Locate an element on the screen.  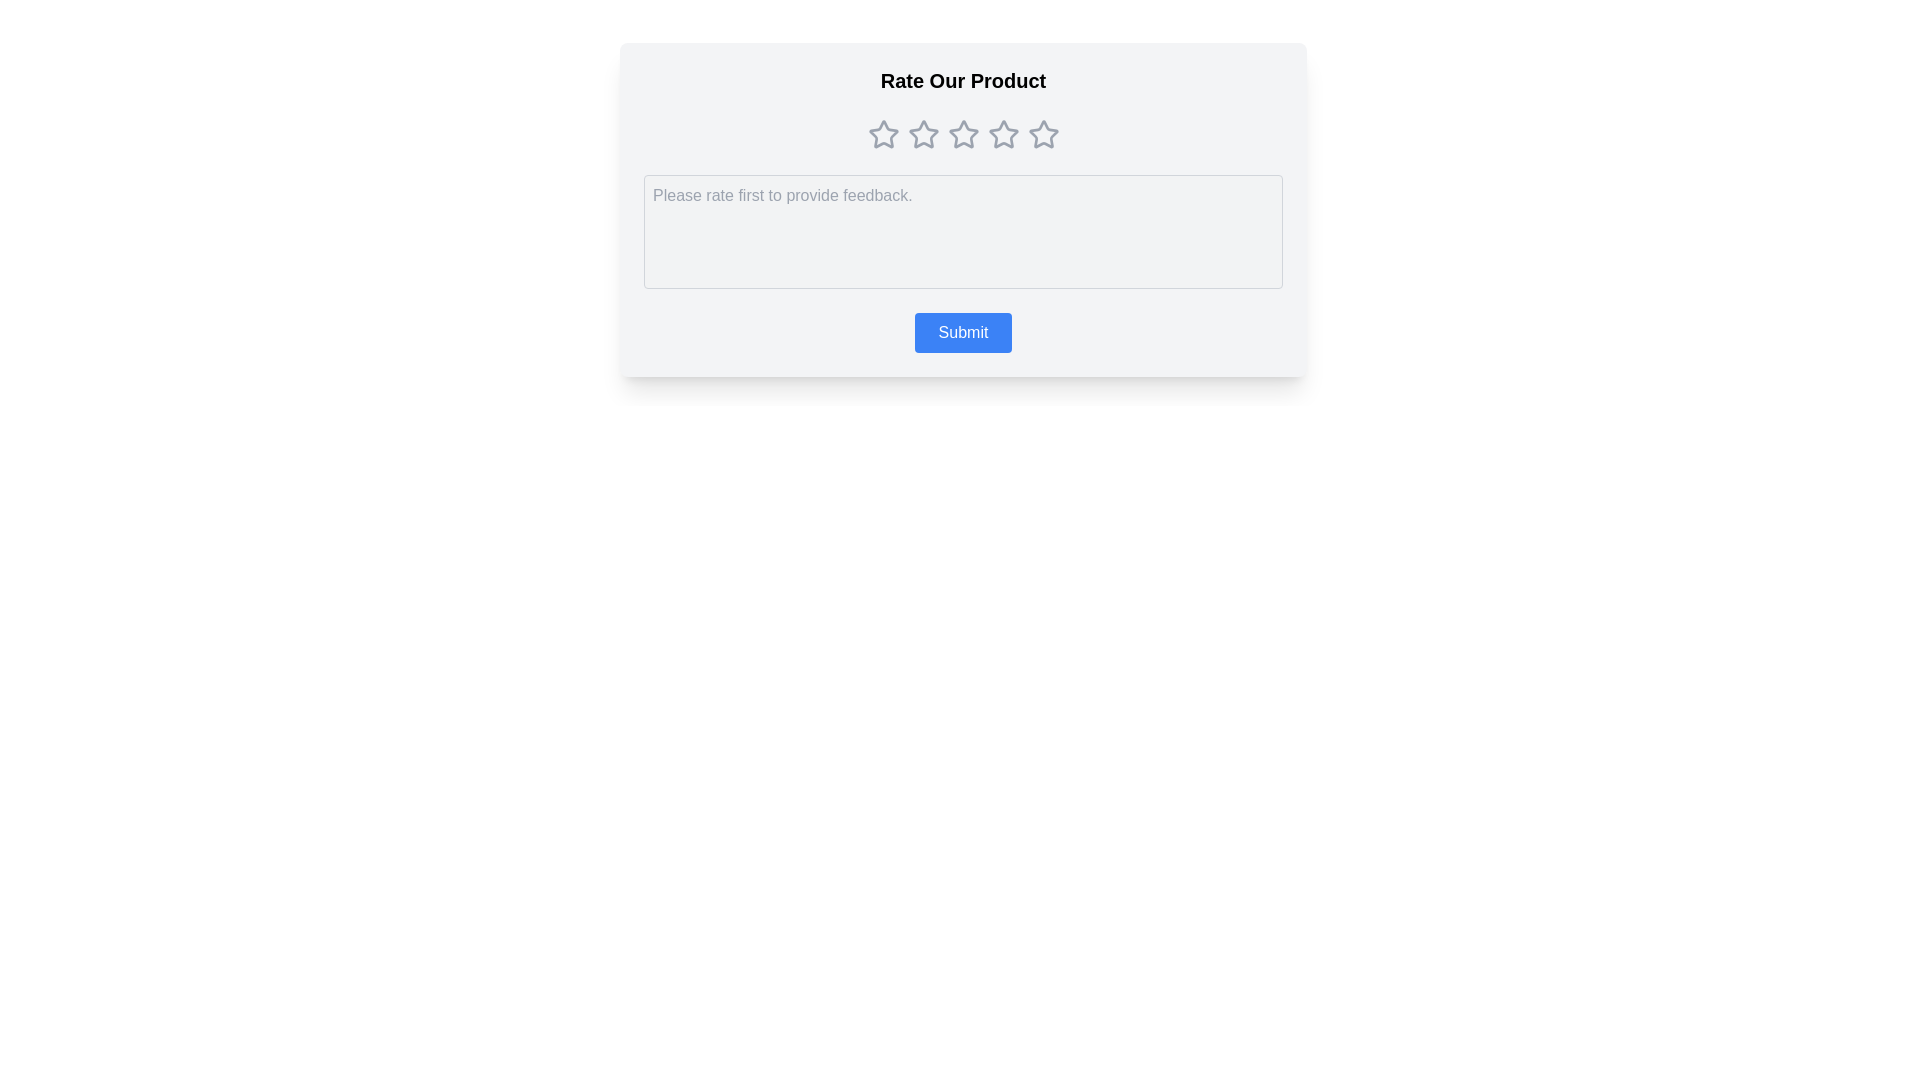
the highlighted fifth rating star in a row of five stars to give a rating is located at coordinates (1042, 135).